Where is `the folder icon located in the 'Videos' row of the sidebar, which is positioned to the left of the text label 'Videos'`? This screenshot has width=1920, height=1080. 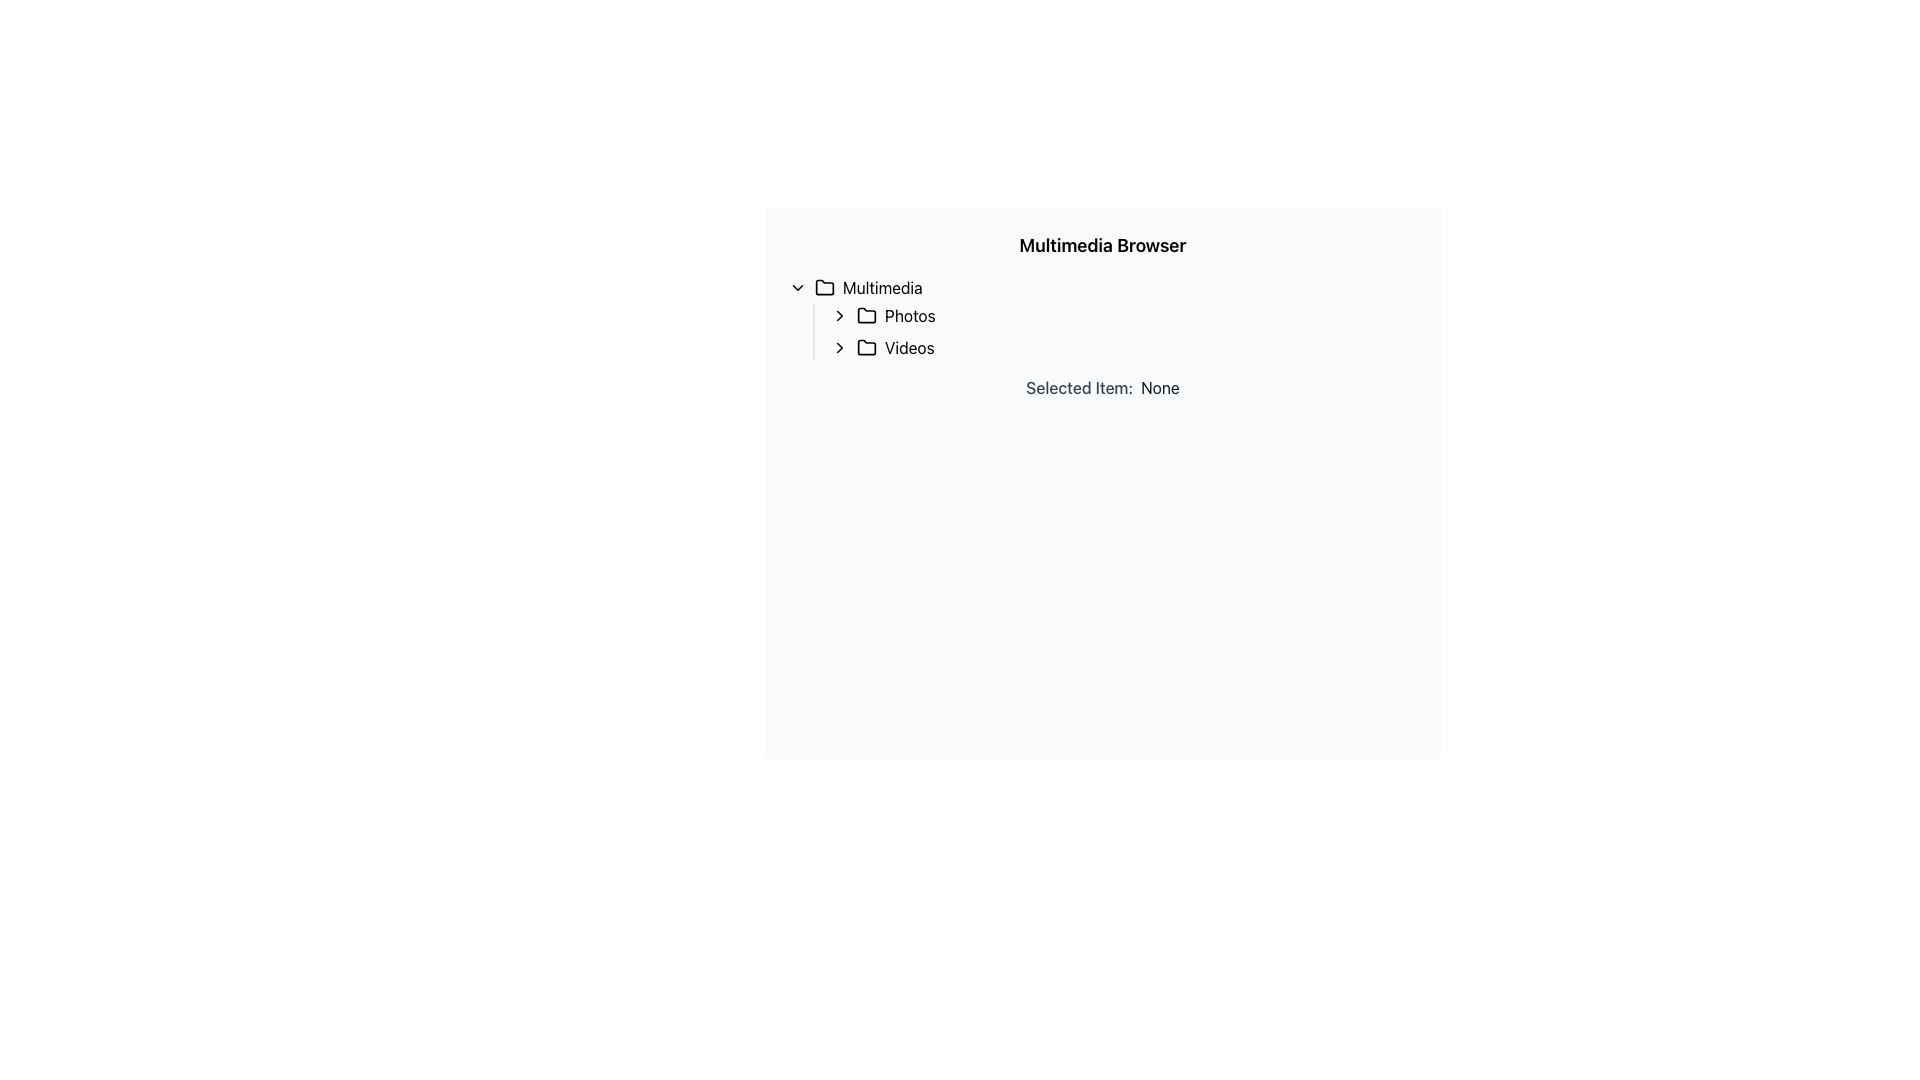
the folder icon located in the 'Videos' row of the sidebar, which is positioned to the left of the text label 'Videos' is located at coordinates (867, 346).